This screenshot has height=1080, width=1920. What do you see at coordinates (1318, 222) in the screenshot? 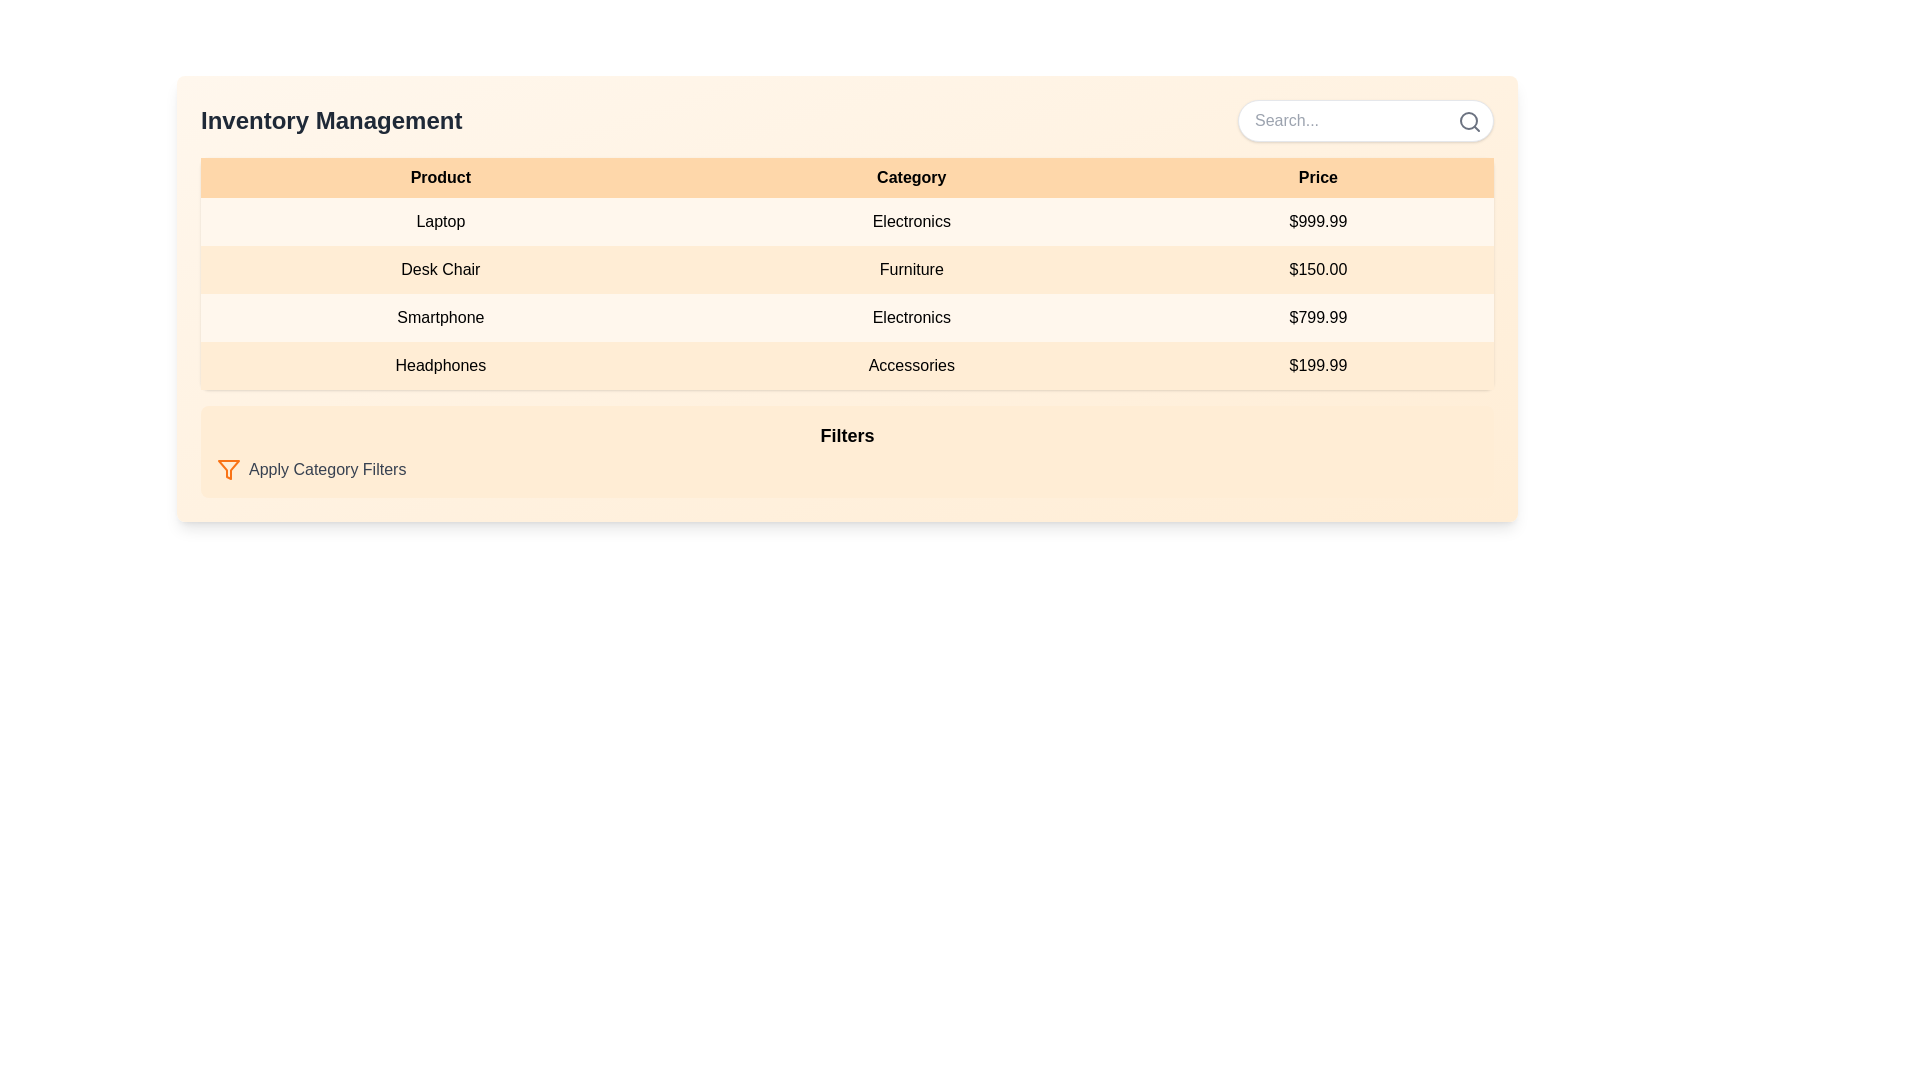
I see `the displayed price of '$999.99' in the 'Price' column of the table for the 'Laptop' row` at bounding box center [1318, 222].